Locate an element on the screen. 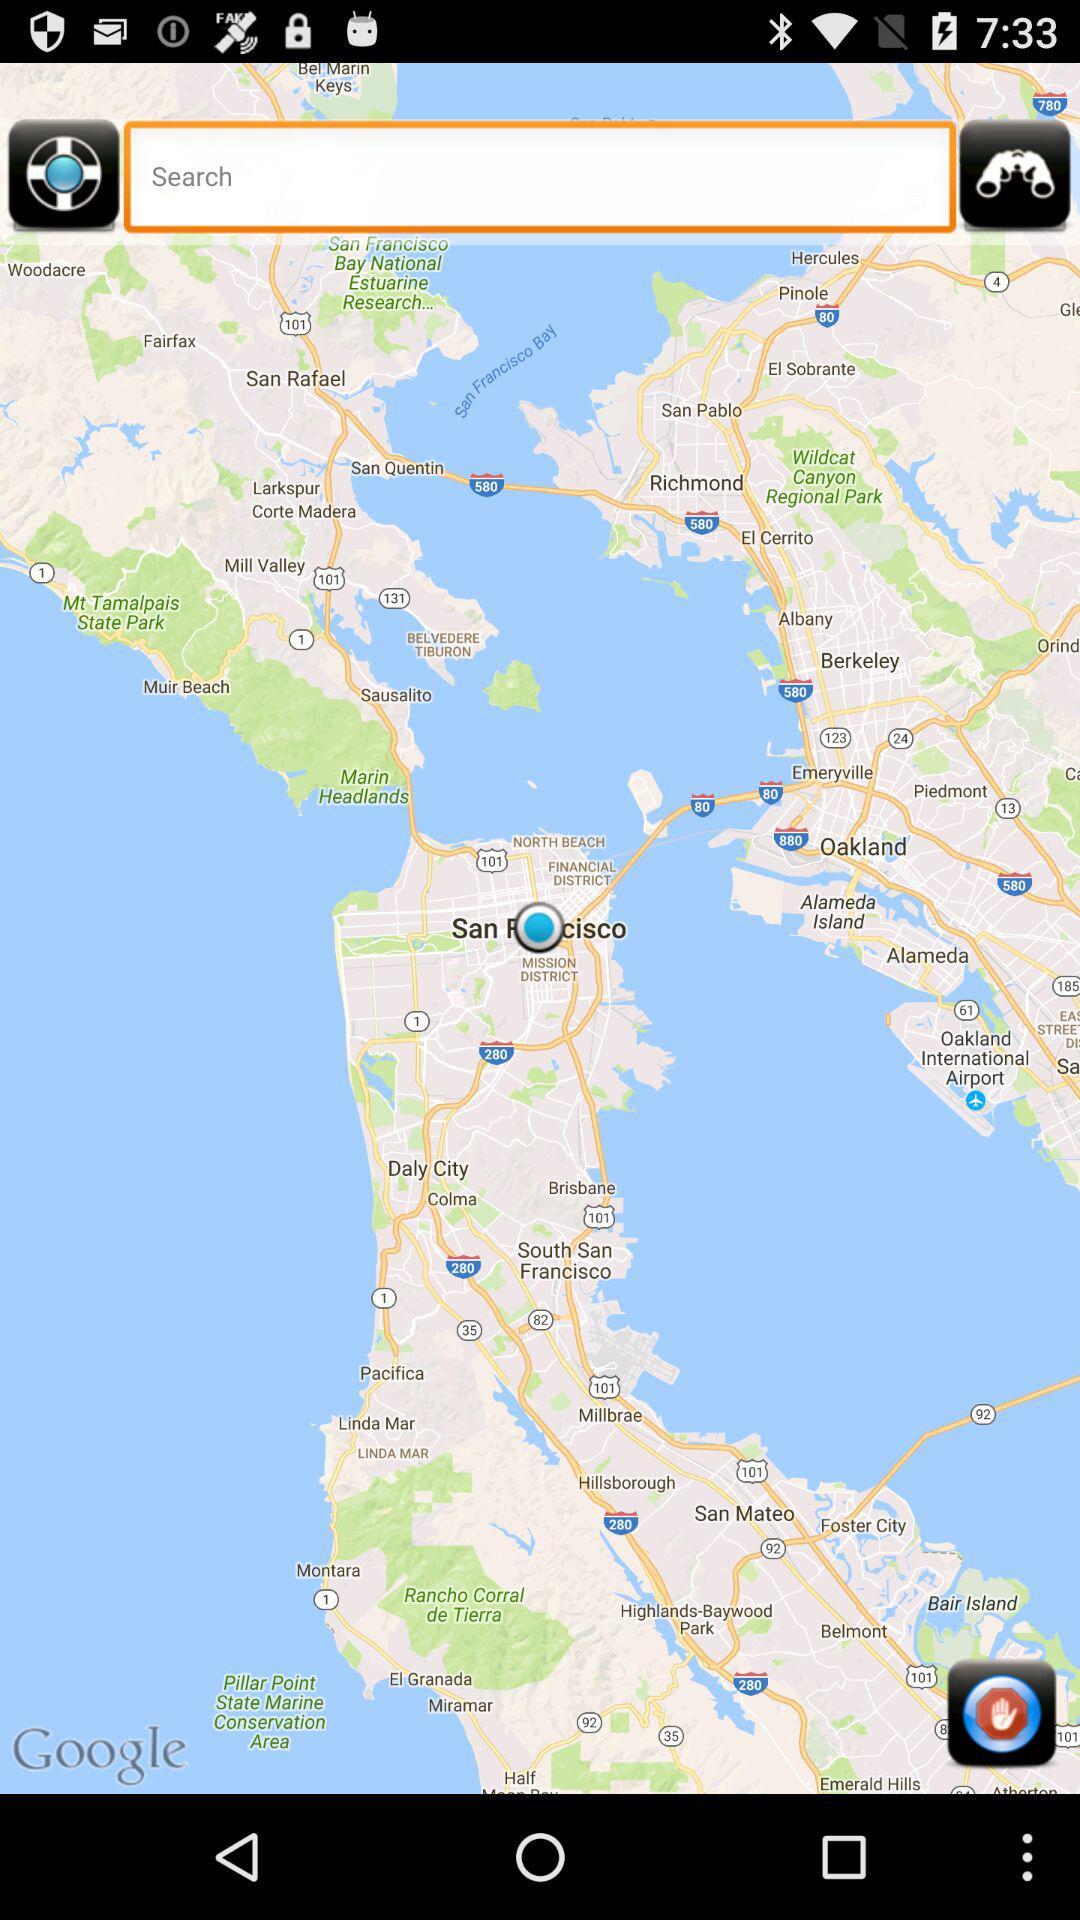 The width and height of the screenshot is (1080, 1920). the item at the center is located at coordinates (540, 927).